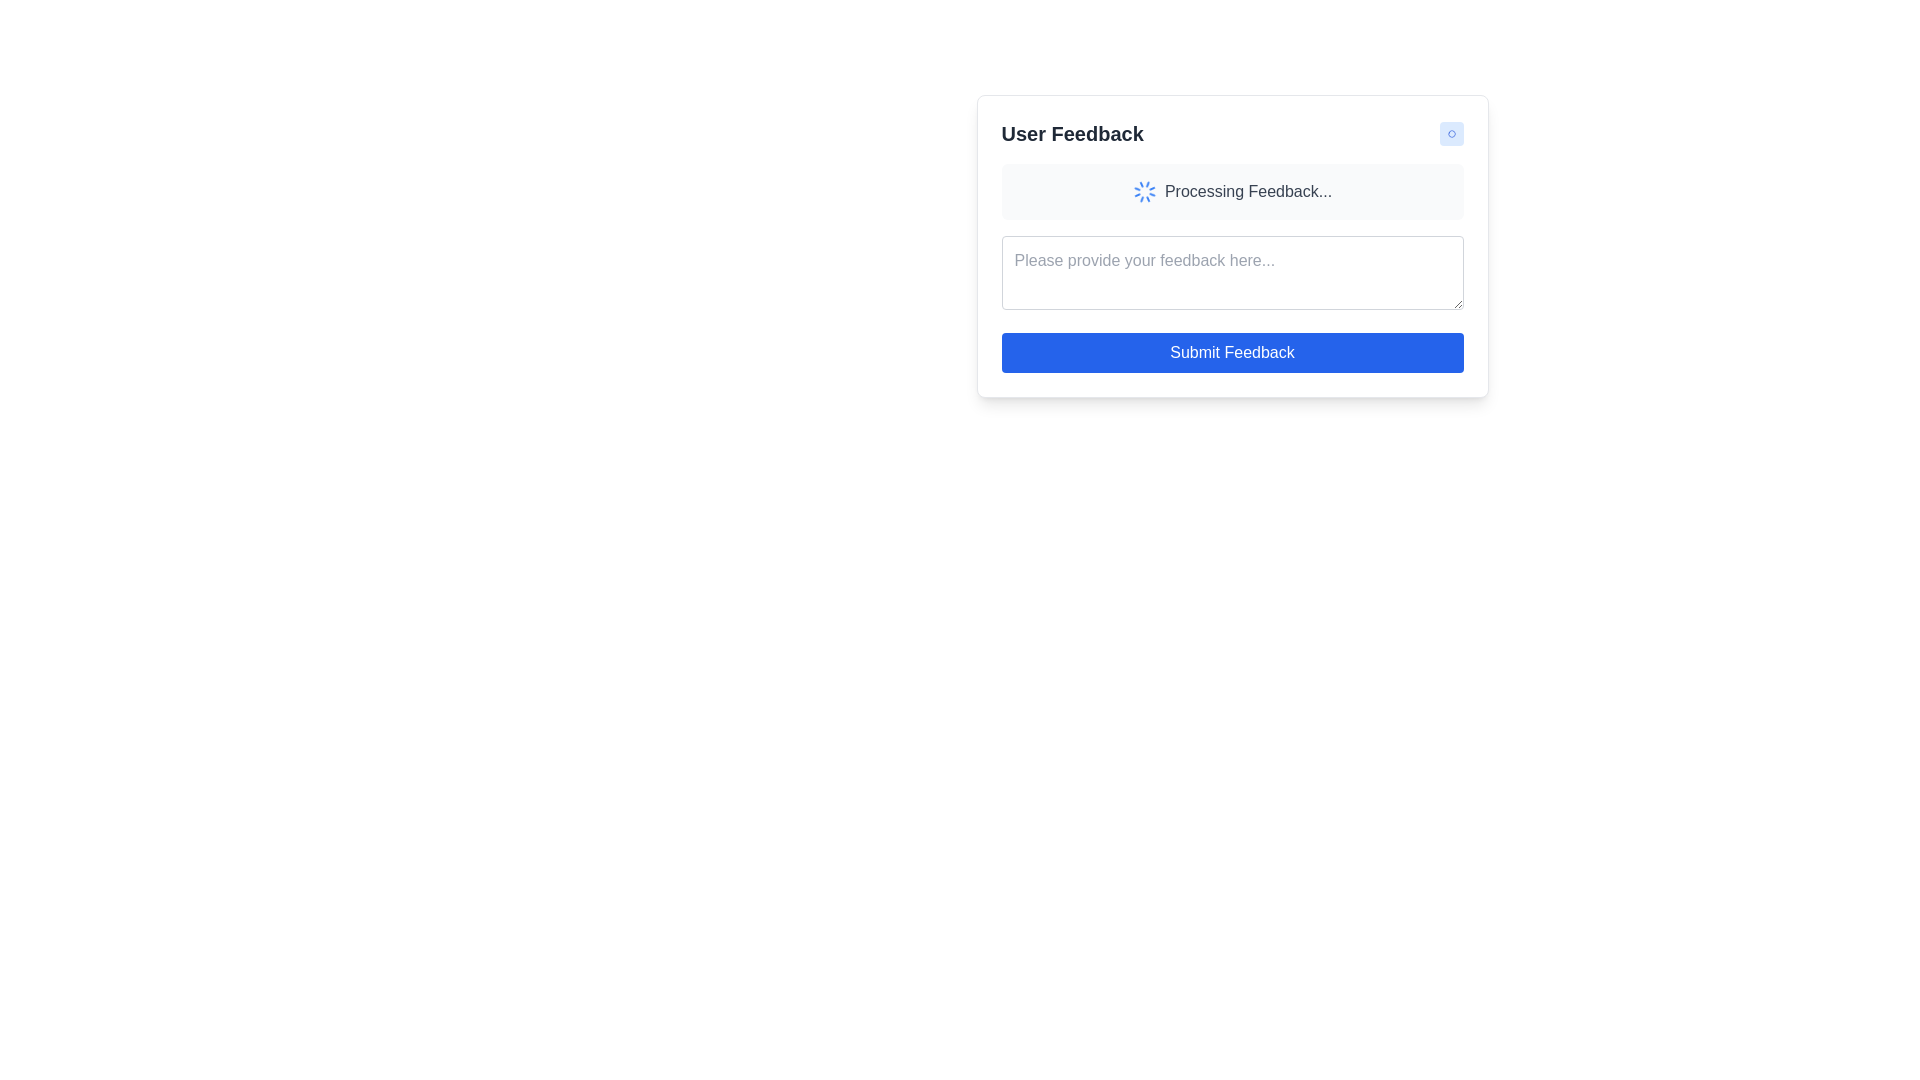 The width and height of the screenshot is (1920, 1080). Describe the element at coordinates (1071, 134) in the screenshot. I see `the bold, extra-large dark gray text labeled 'User Feedback' located in the header section of the feedback form` at that location.